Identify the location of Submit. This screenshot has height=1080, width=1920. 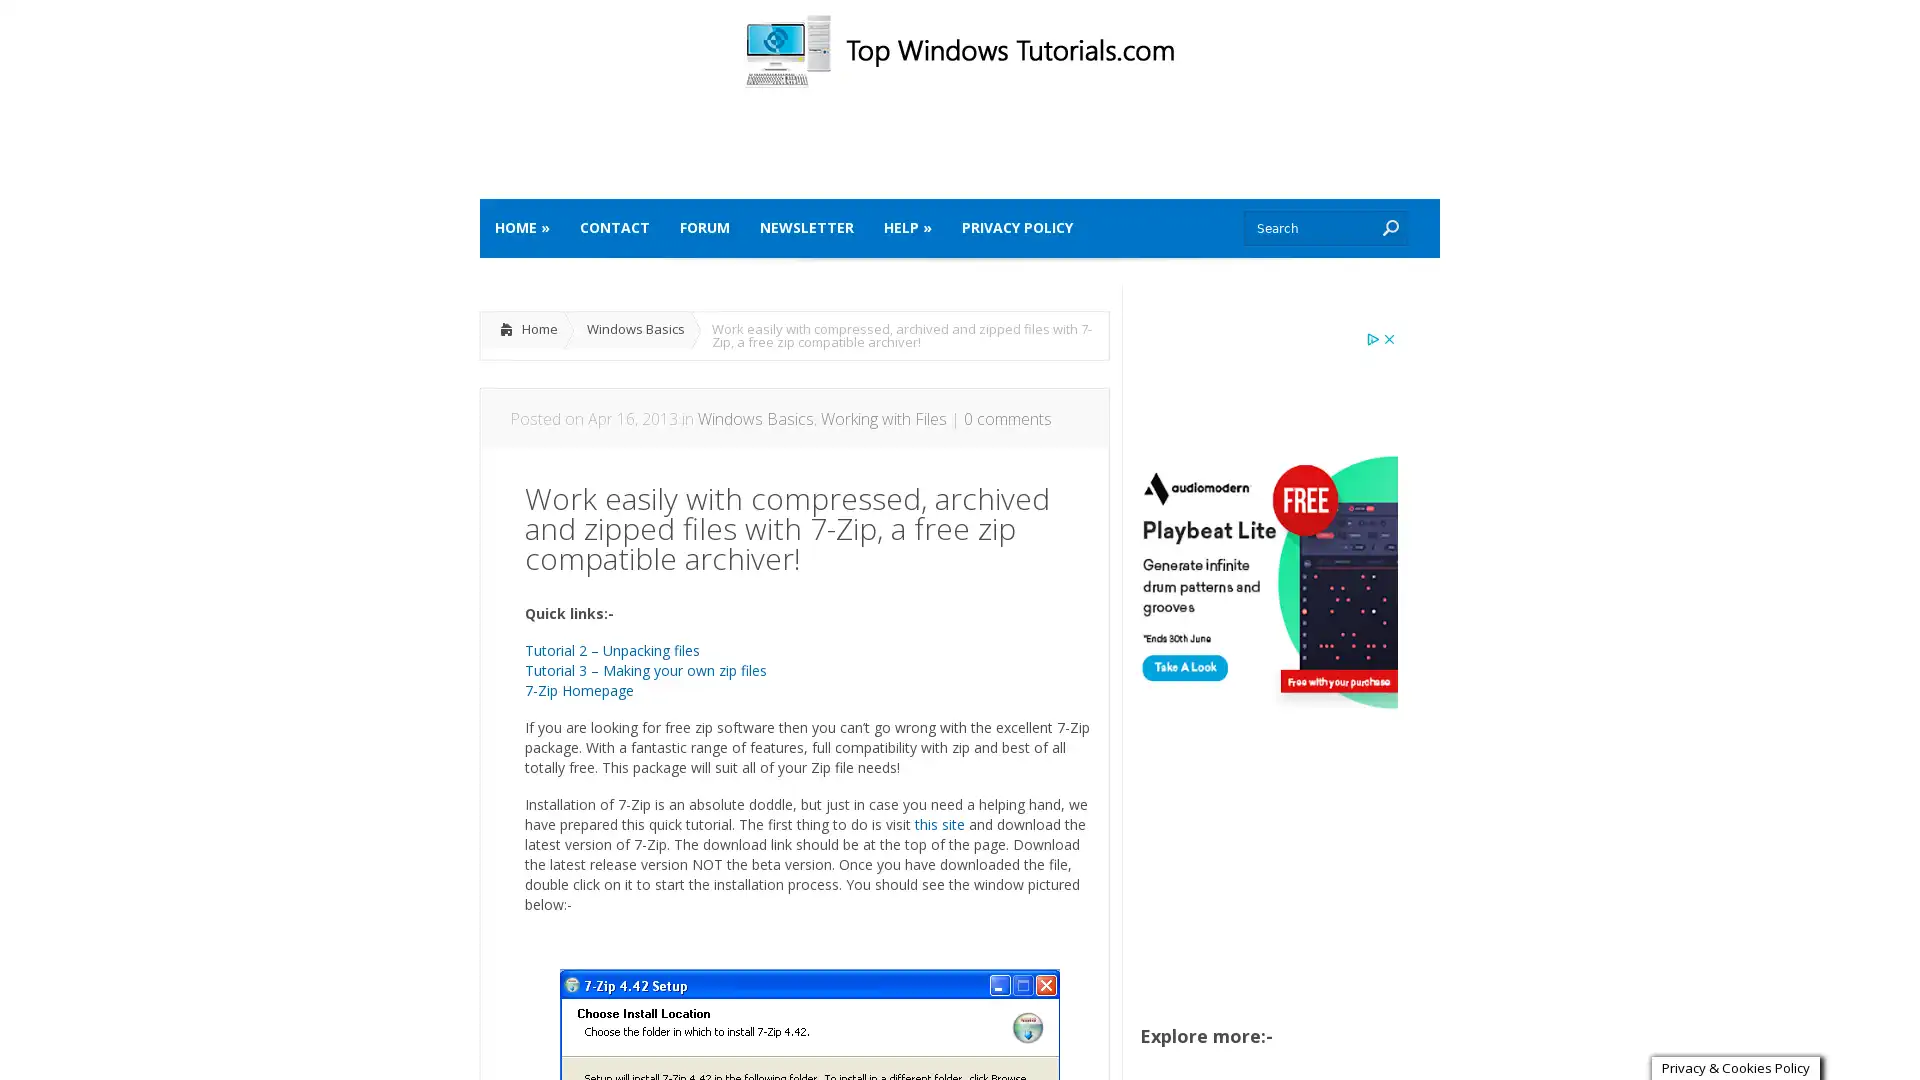
(1389, 226).